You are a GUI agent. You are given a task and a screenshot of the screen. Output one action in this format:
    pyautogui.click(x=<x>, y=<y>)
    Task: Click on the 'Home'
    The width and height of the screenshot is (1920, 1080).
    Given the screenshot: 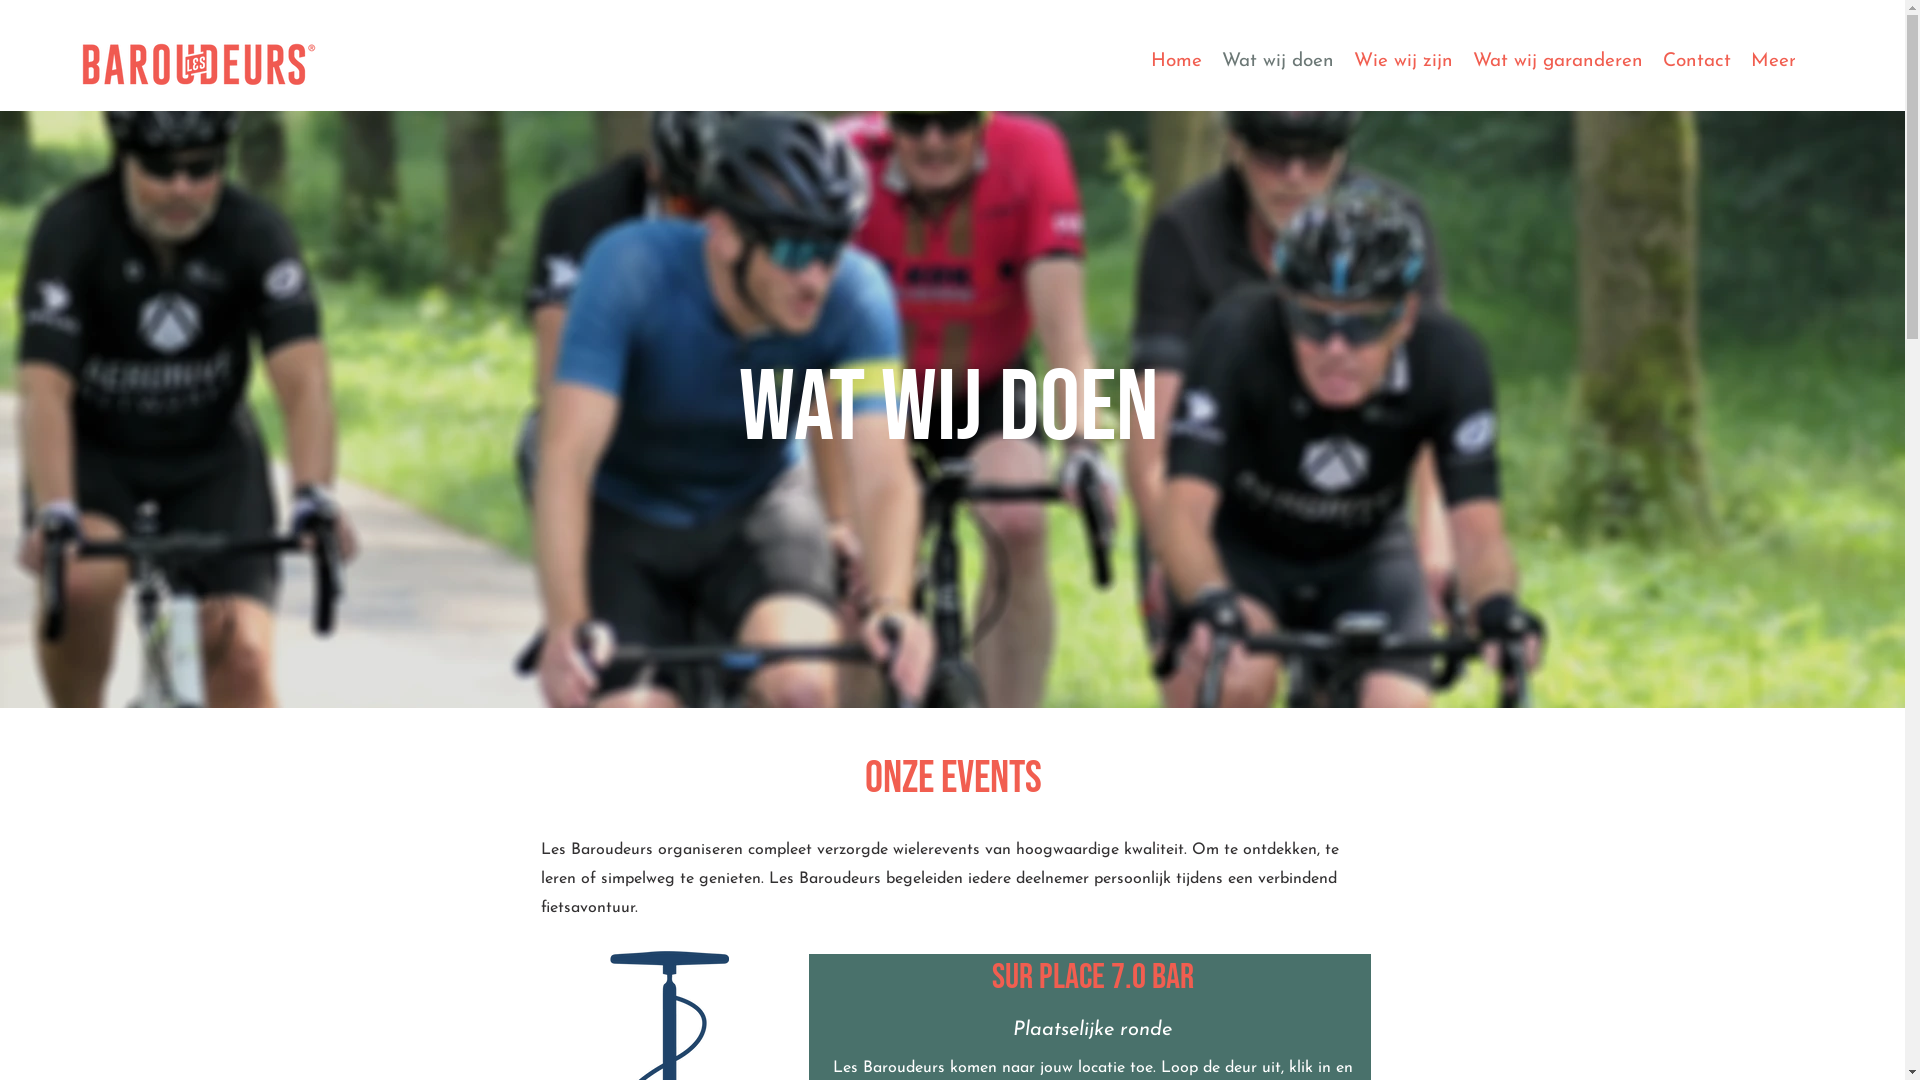 What is the action you would take?
    pyautogui.click(x=1176, y=63)
    